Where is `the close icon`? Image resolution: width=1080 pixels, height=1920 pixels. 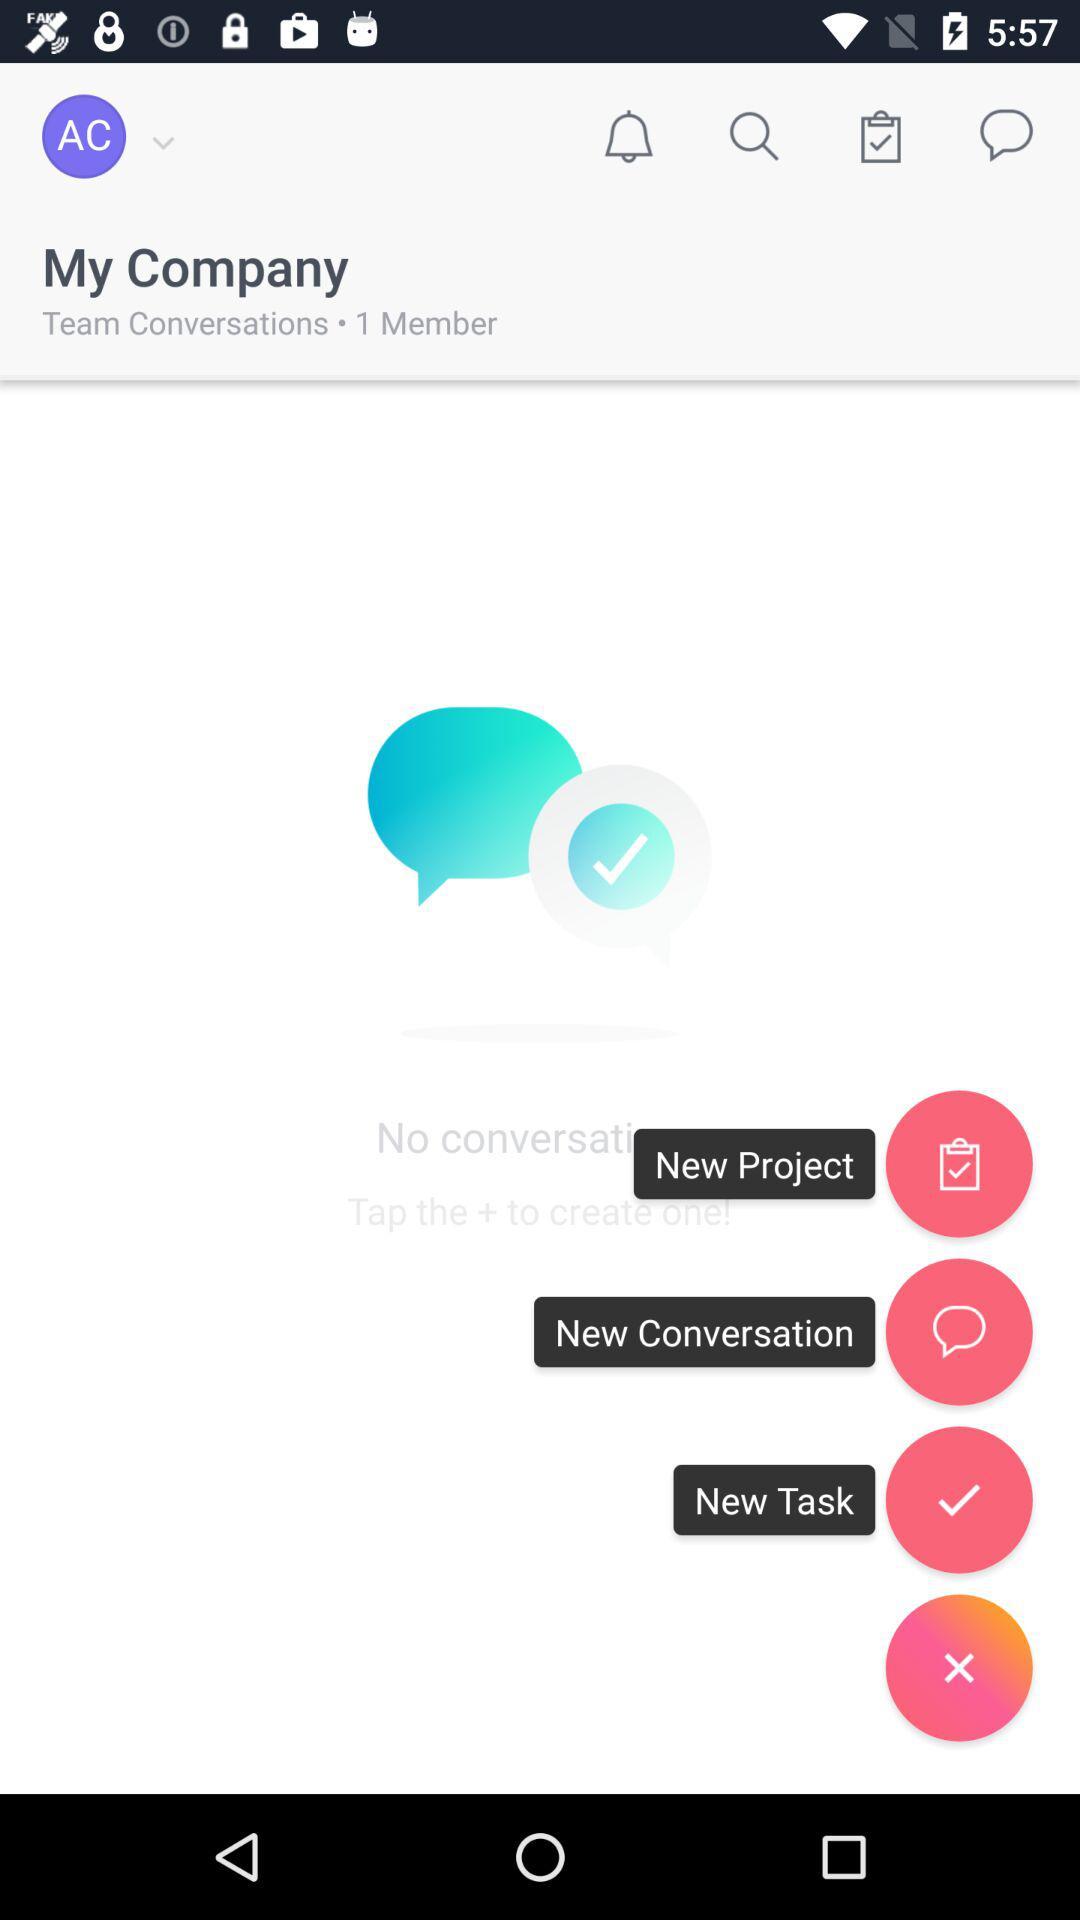 the close icon is located at coordinates (958, 1667).